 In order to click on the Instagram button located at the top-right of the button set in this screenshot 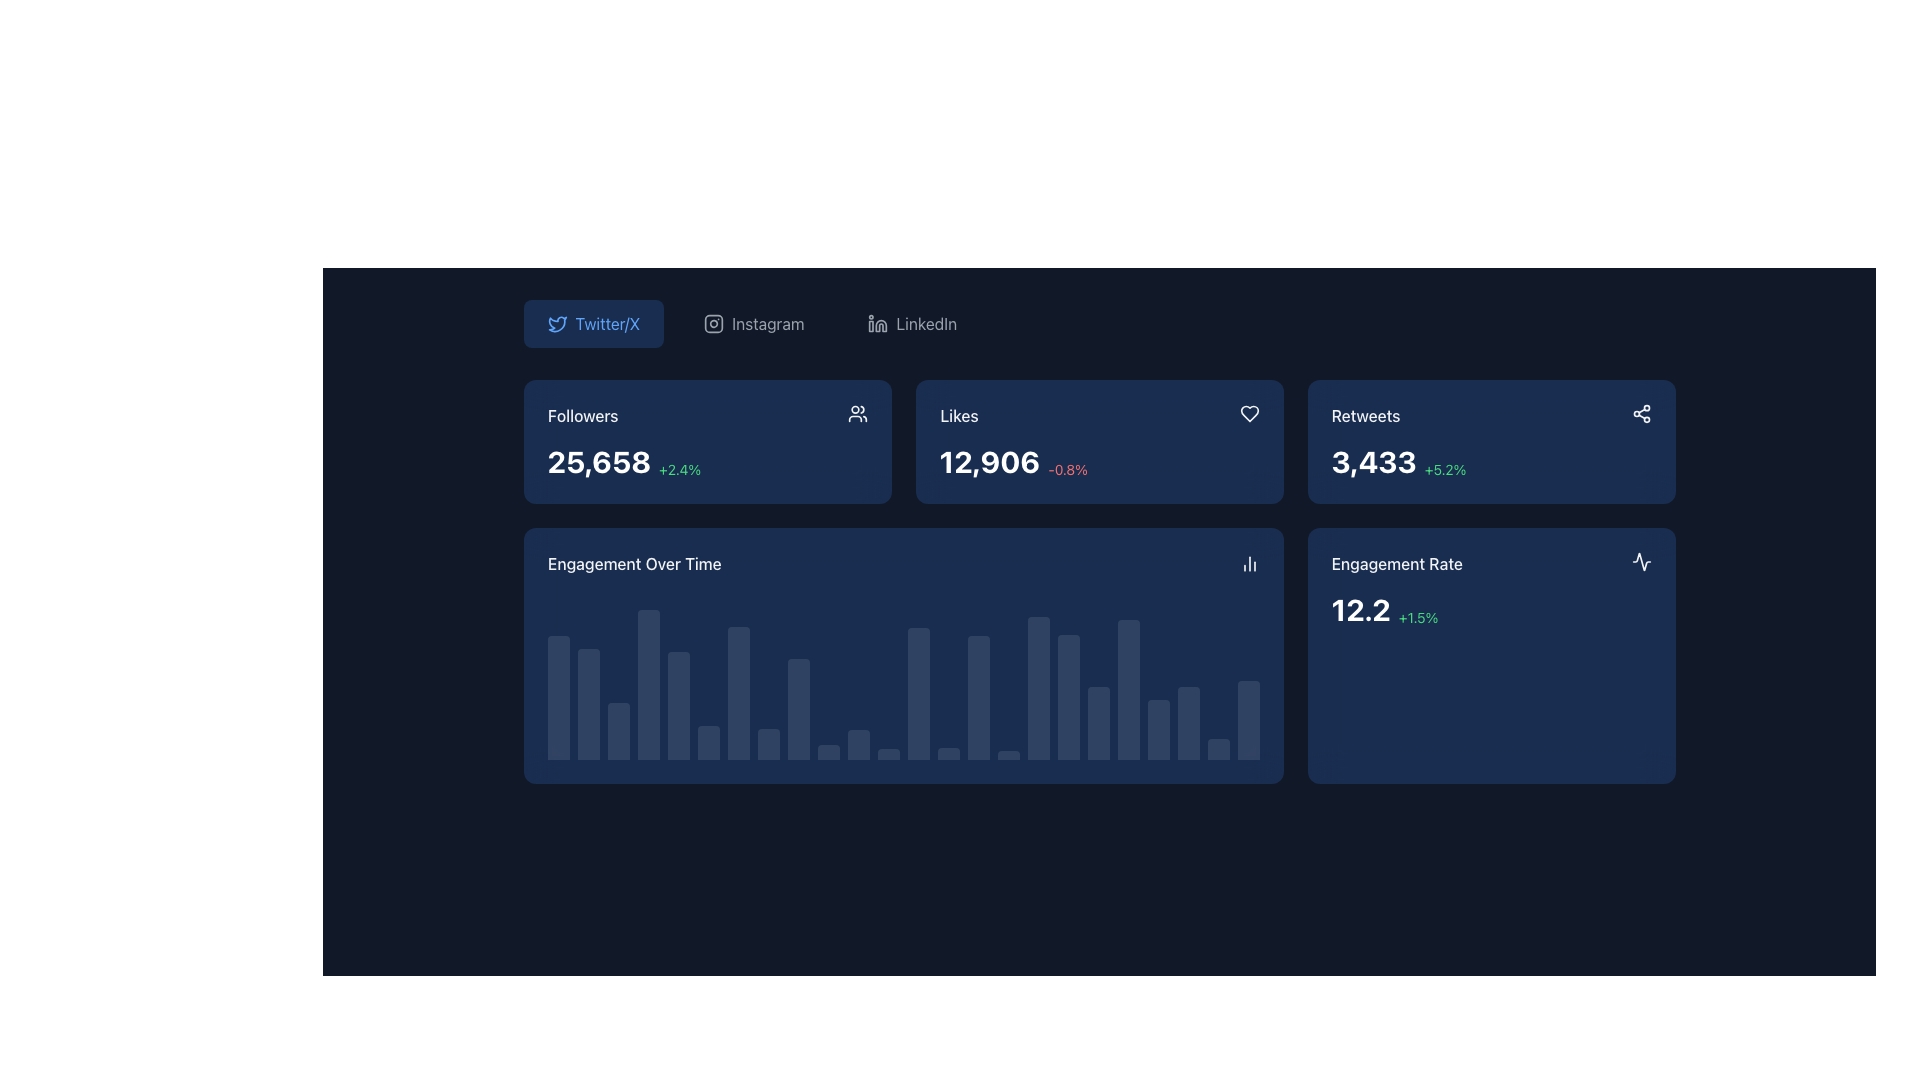, I will do `click(753, 323)`.